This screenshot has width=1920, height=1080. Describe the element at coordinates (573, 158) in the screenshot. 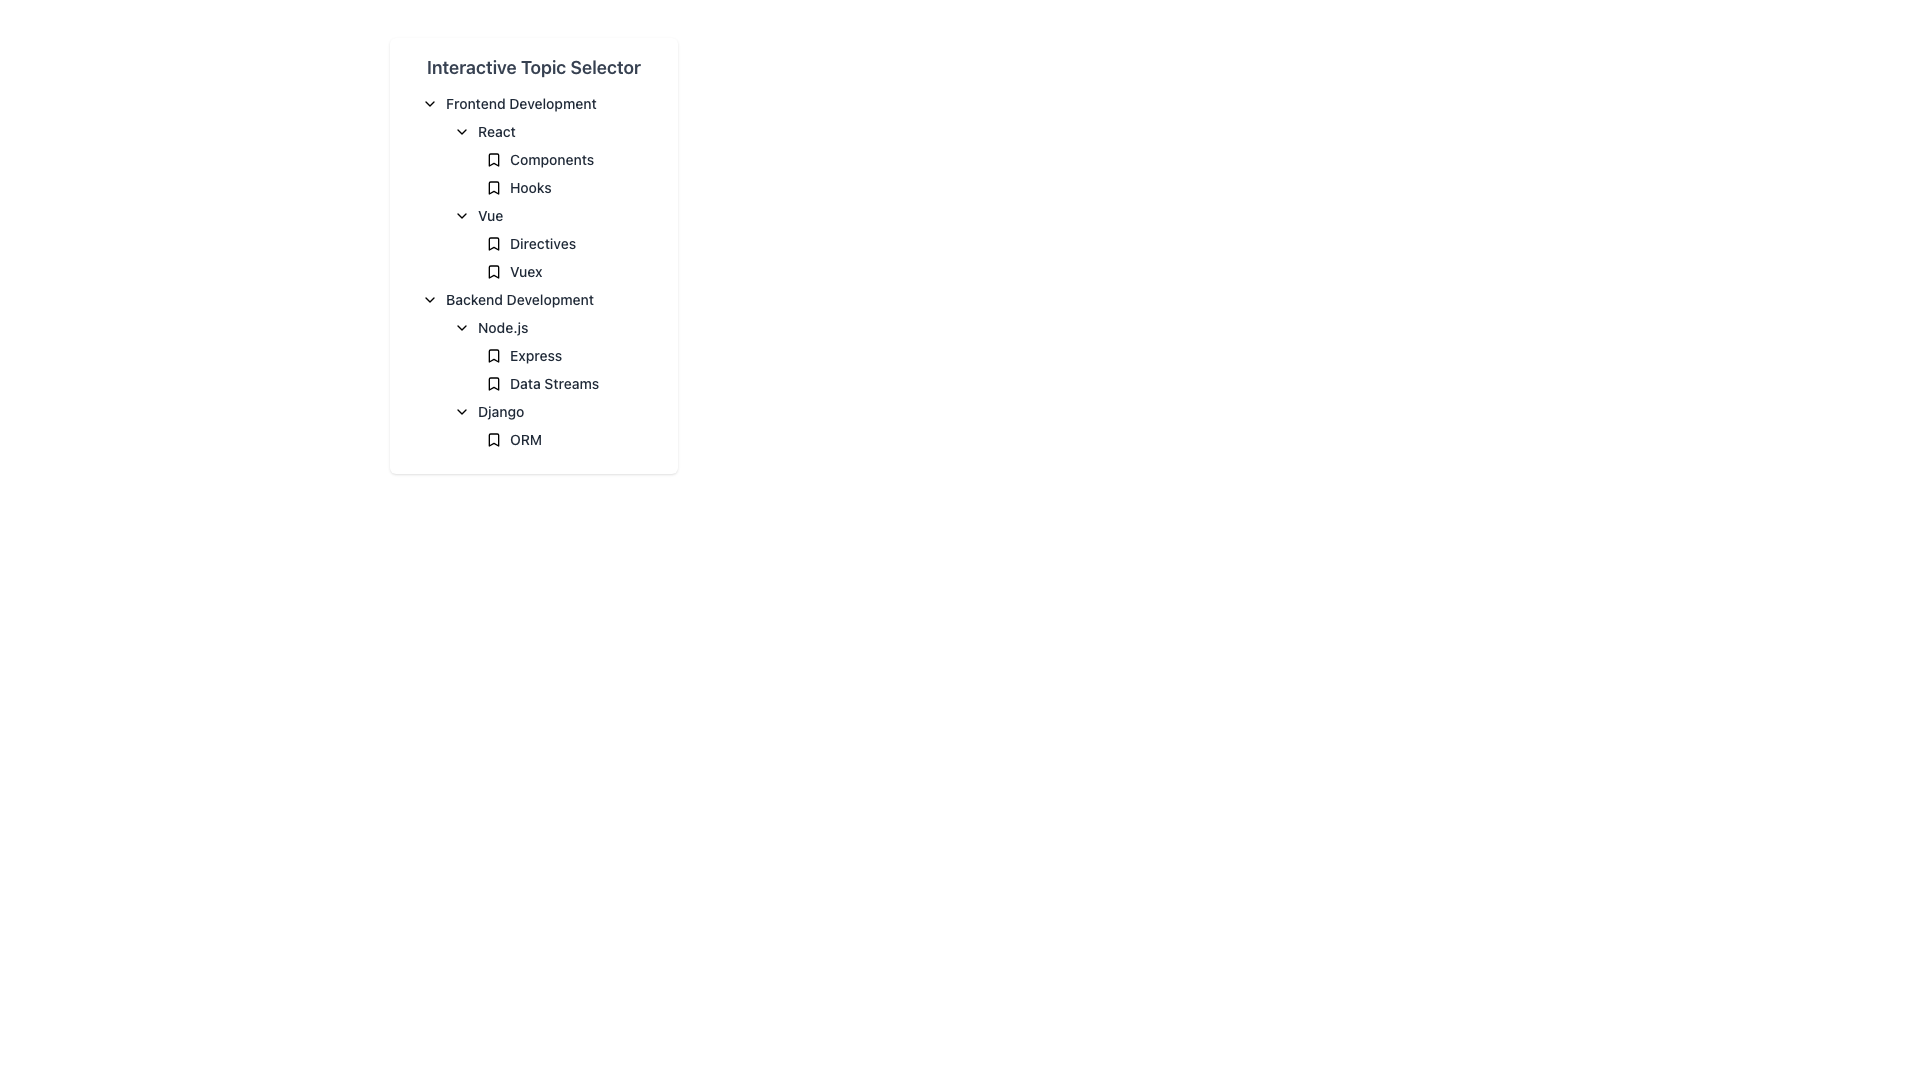

I see `the 'Components' item within the 'React' subcategory of the 'Frontend Development' section in the topic selector panel` at that location.